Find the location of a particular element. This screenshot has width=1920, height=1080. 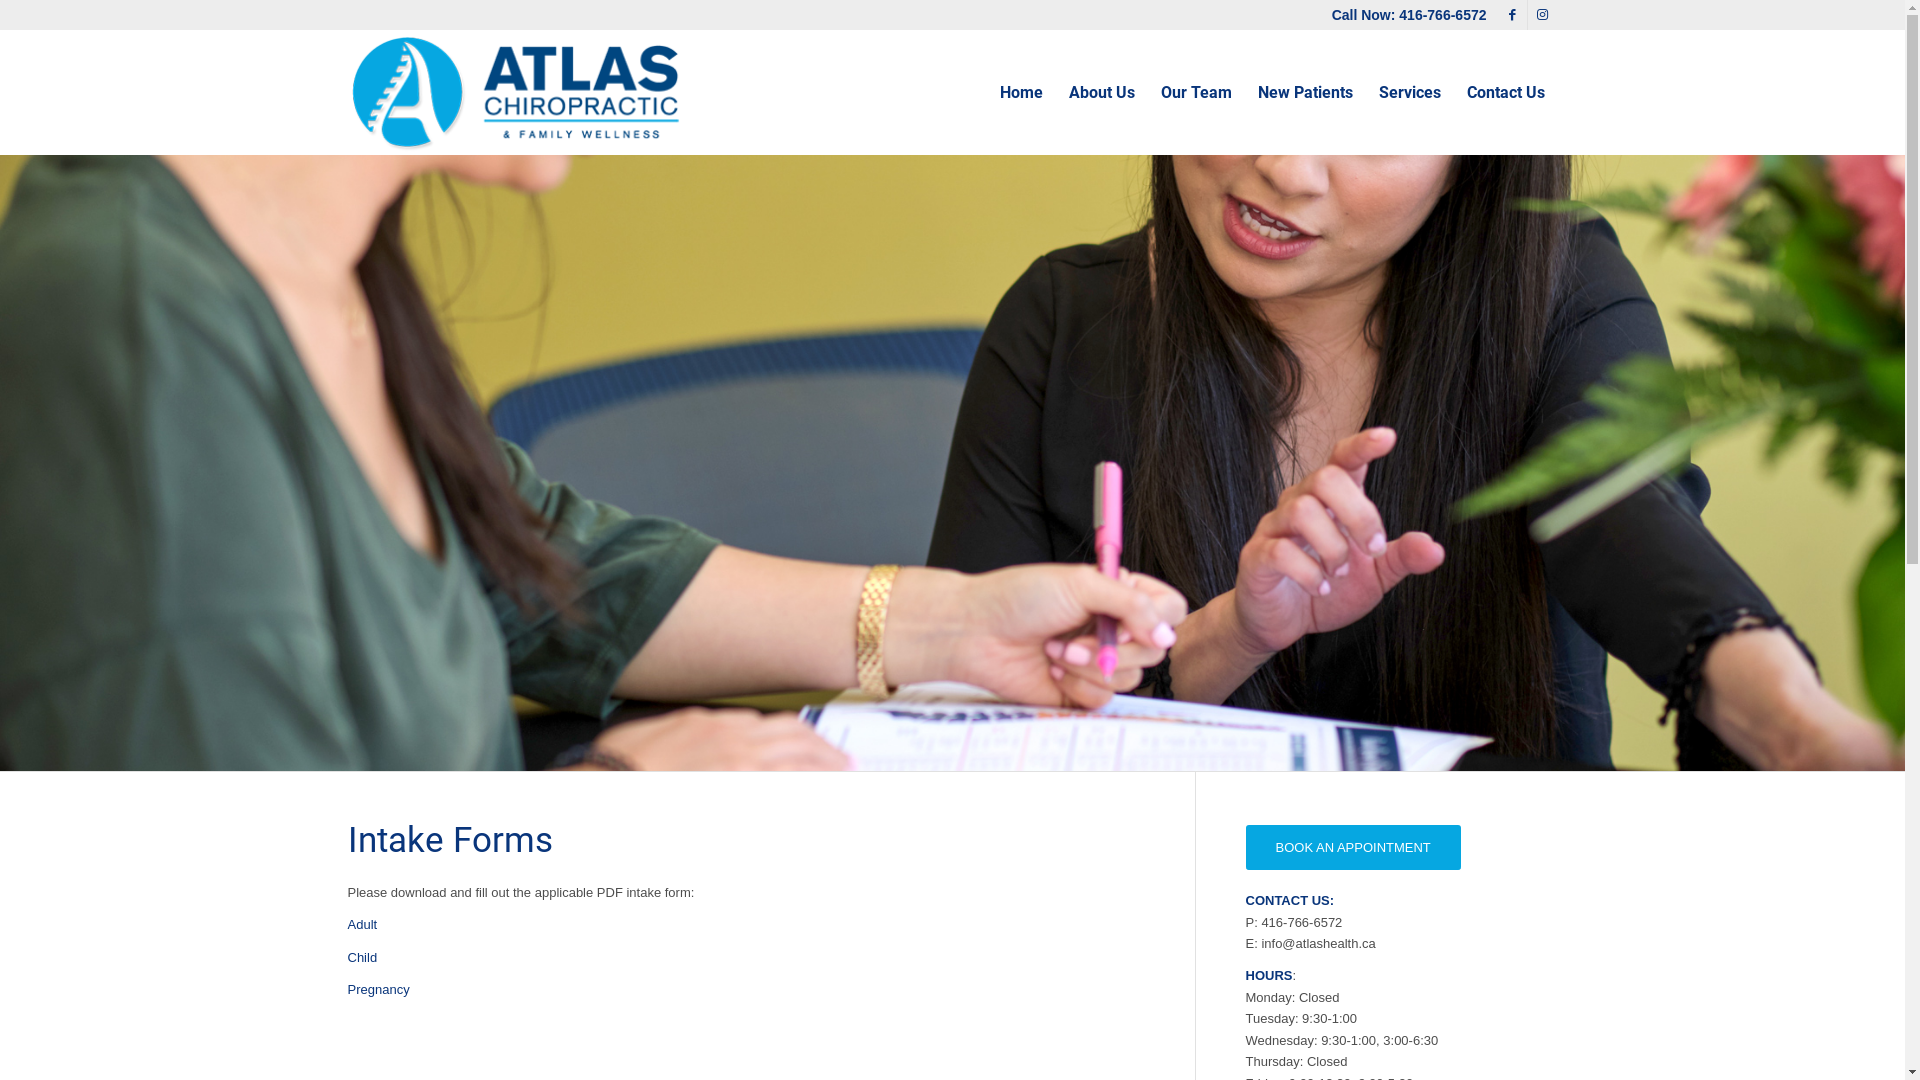

'Adult' is located at coordinates (363, 924).